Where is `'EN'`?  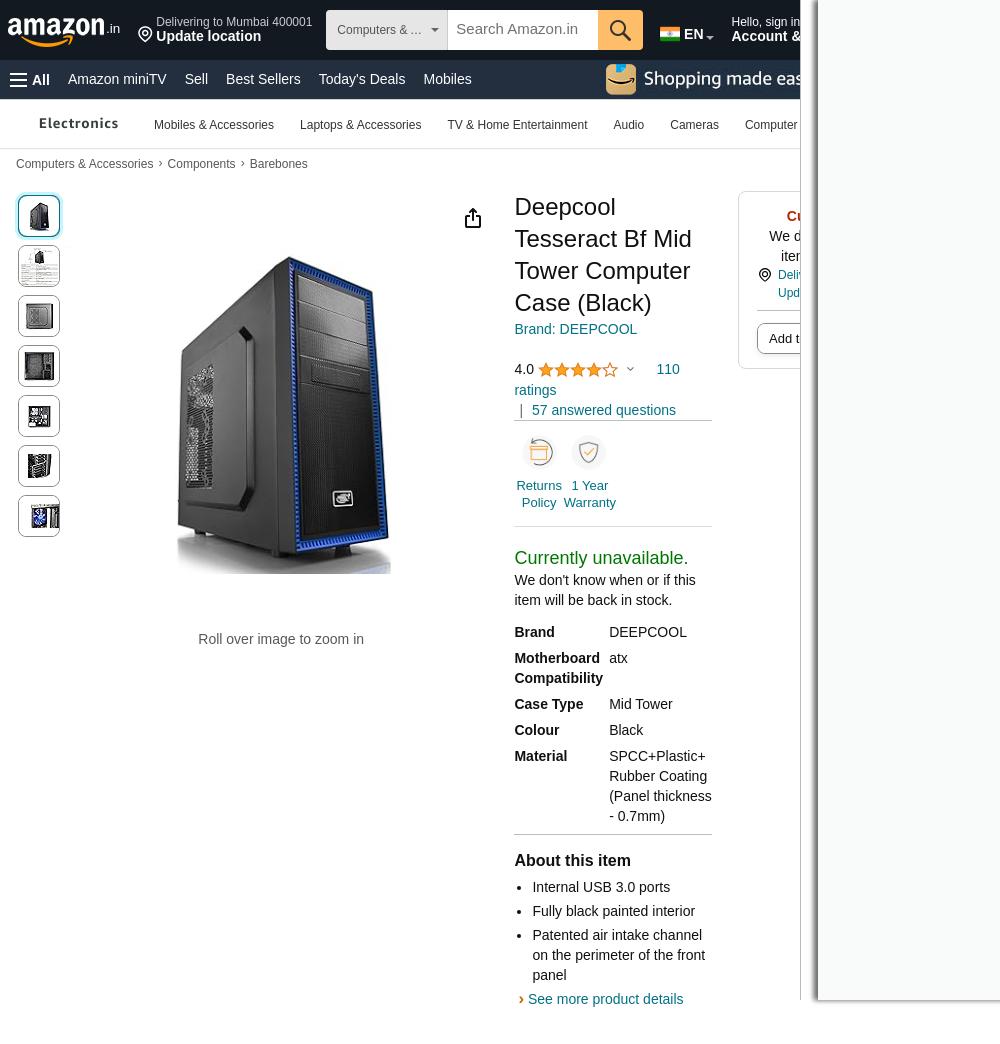
'EN' is located at coordinates (692, 33).